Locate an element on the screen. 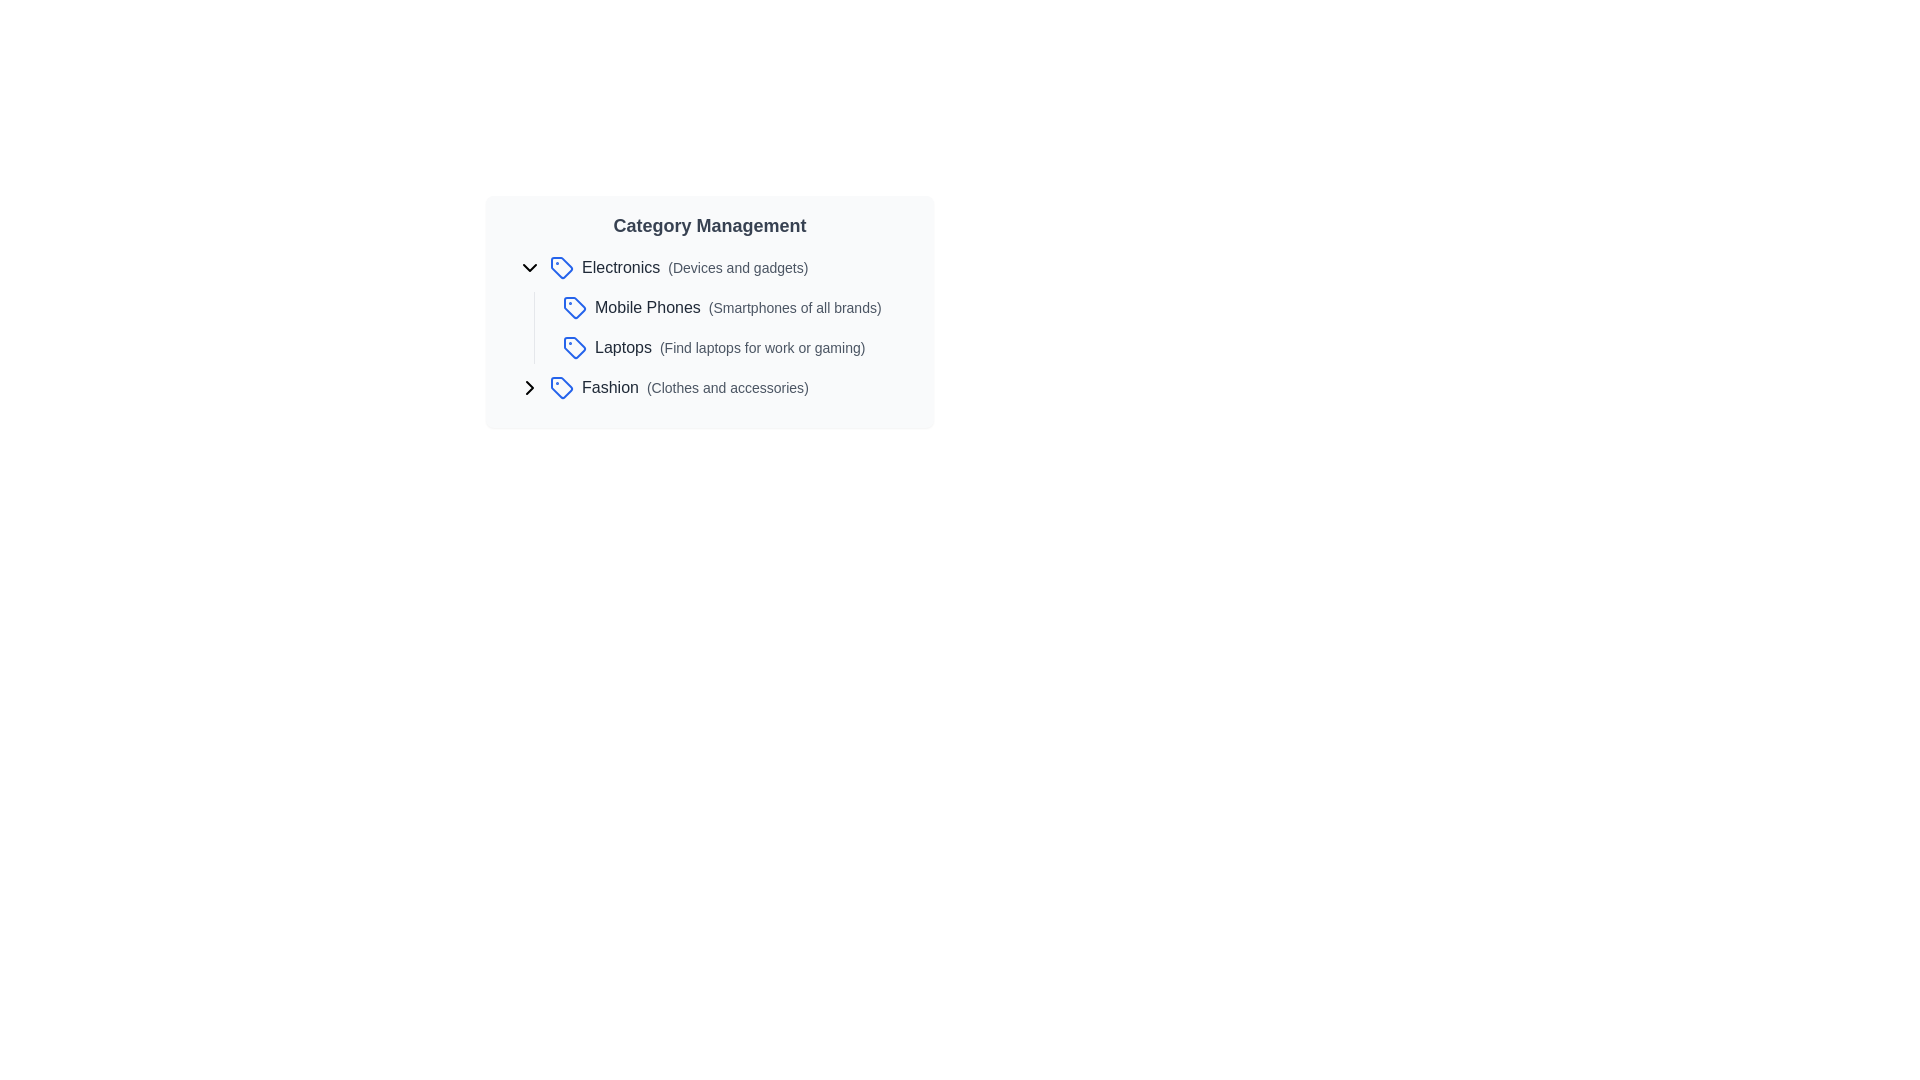 The height and width of the screenshot is (1080, 1920). the 'Laptops' text link within the 'Category Management' navigation component is located at coordinates (729, 346).